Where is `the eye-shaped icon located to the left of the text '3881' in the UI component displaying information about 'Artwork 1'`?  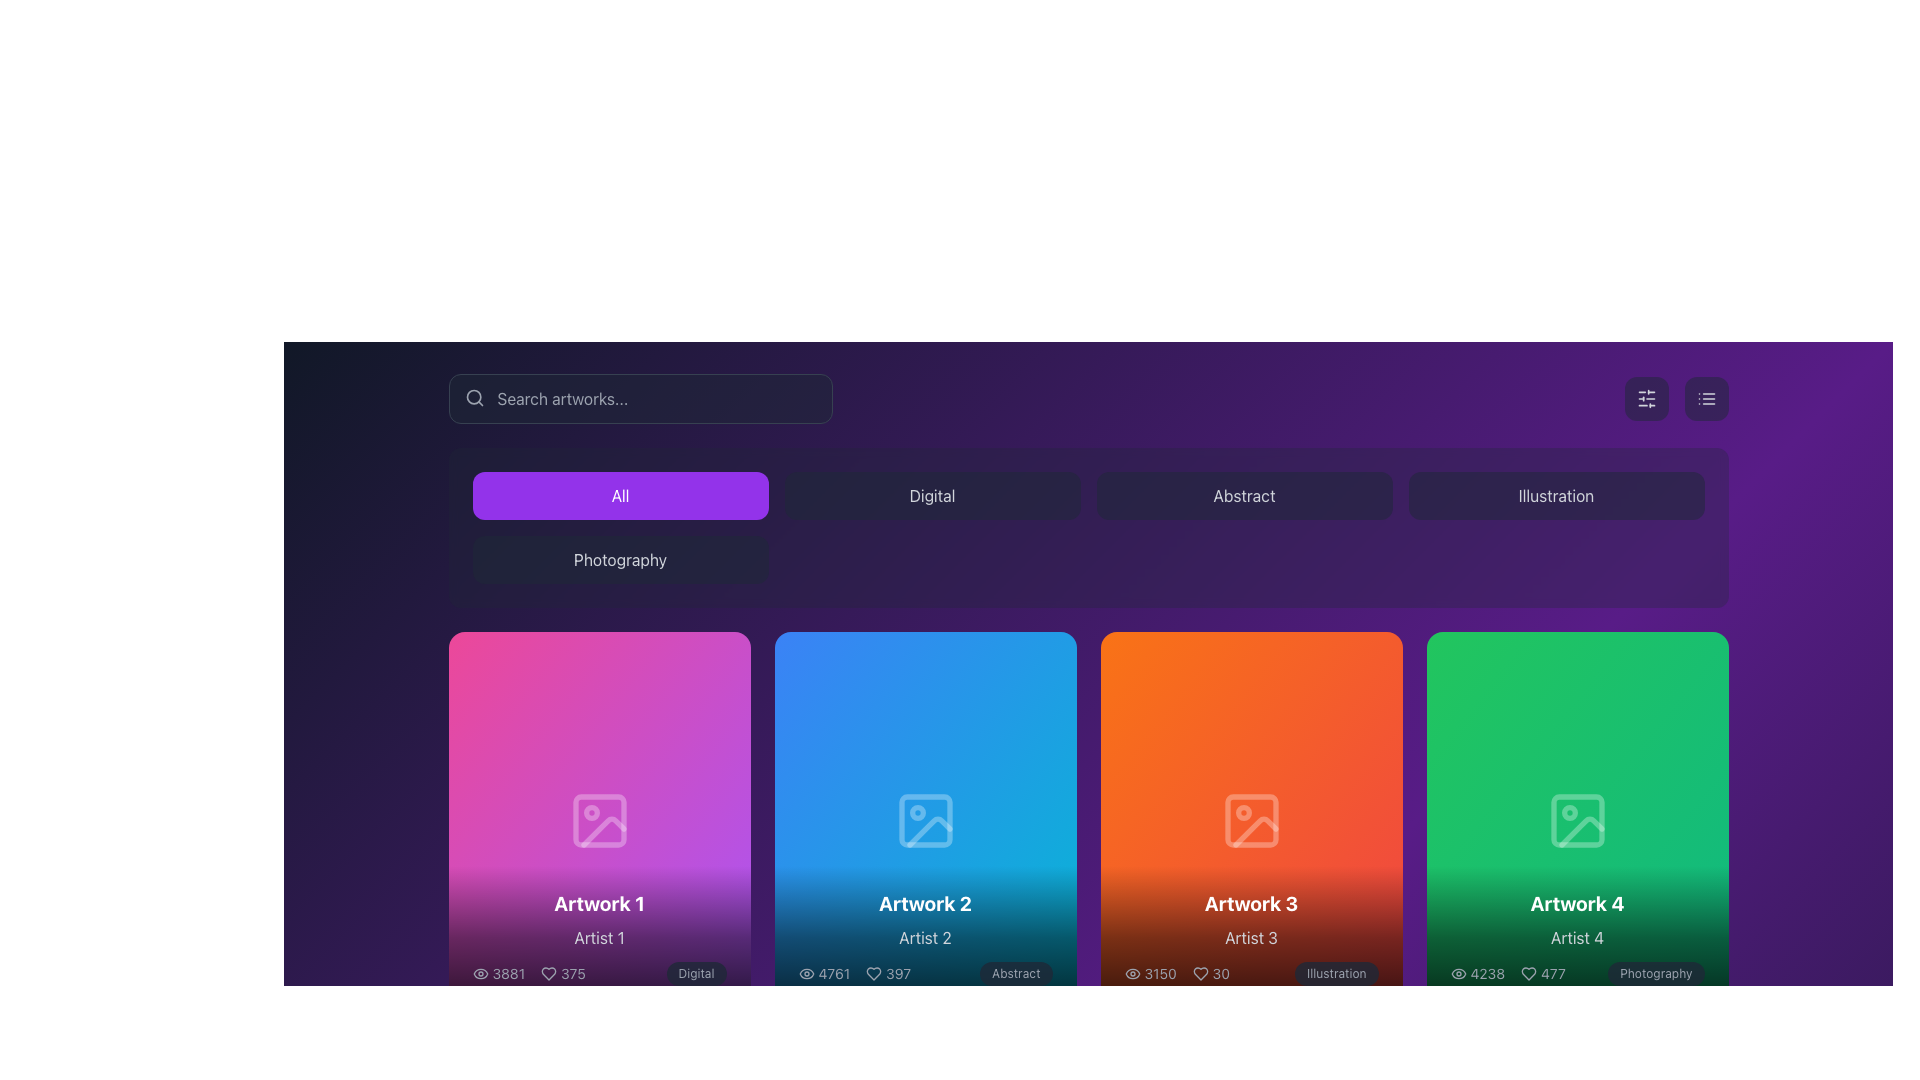 the eye-shaped icon located to the left of the text '3881' in the UI component displaying information about 'Artwork 1' is located at coordinates (480, 972).